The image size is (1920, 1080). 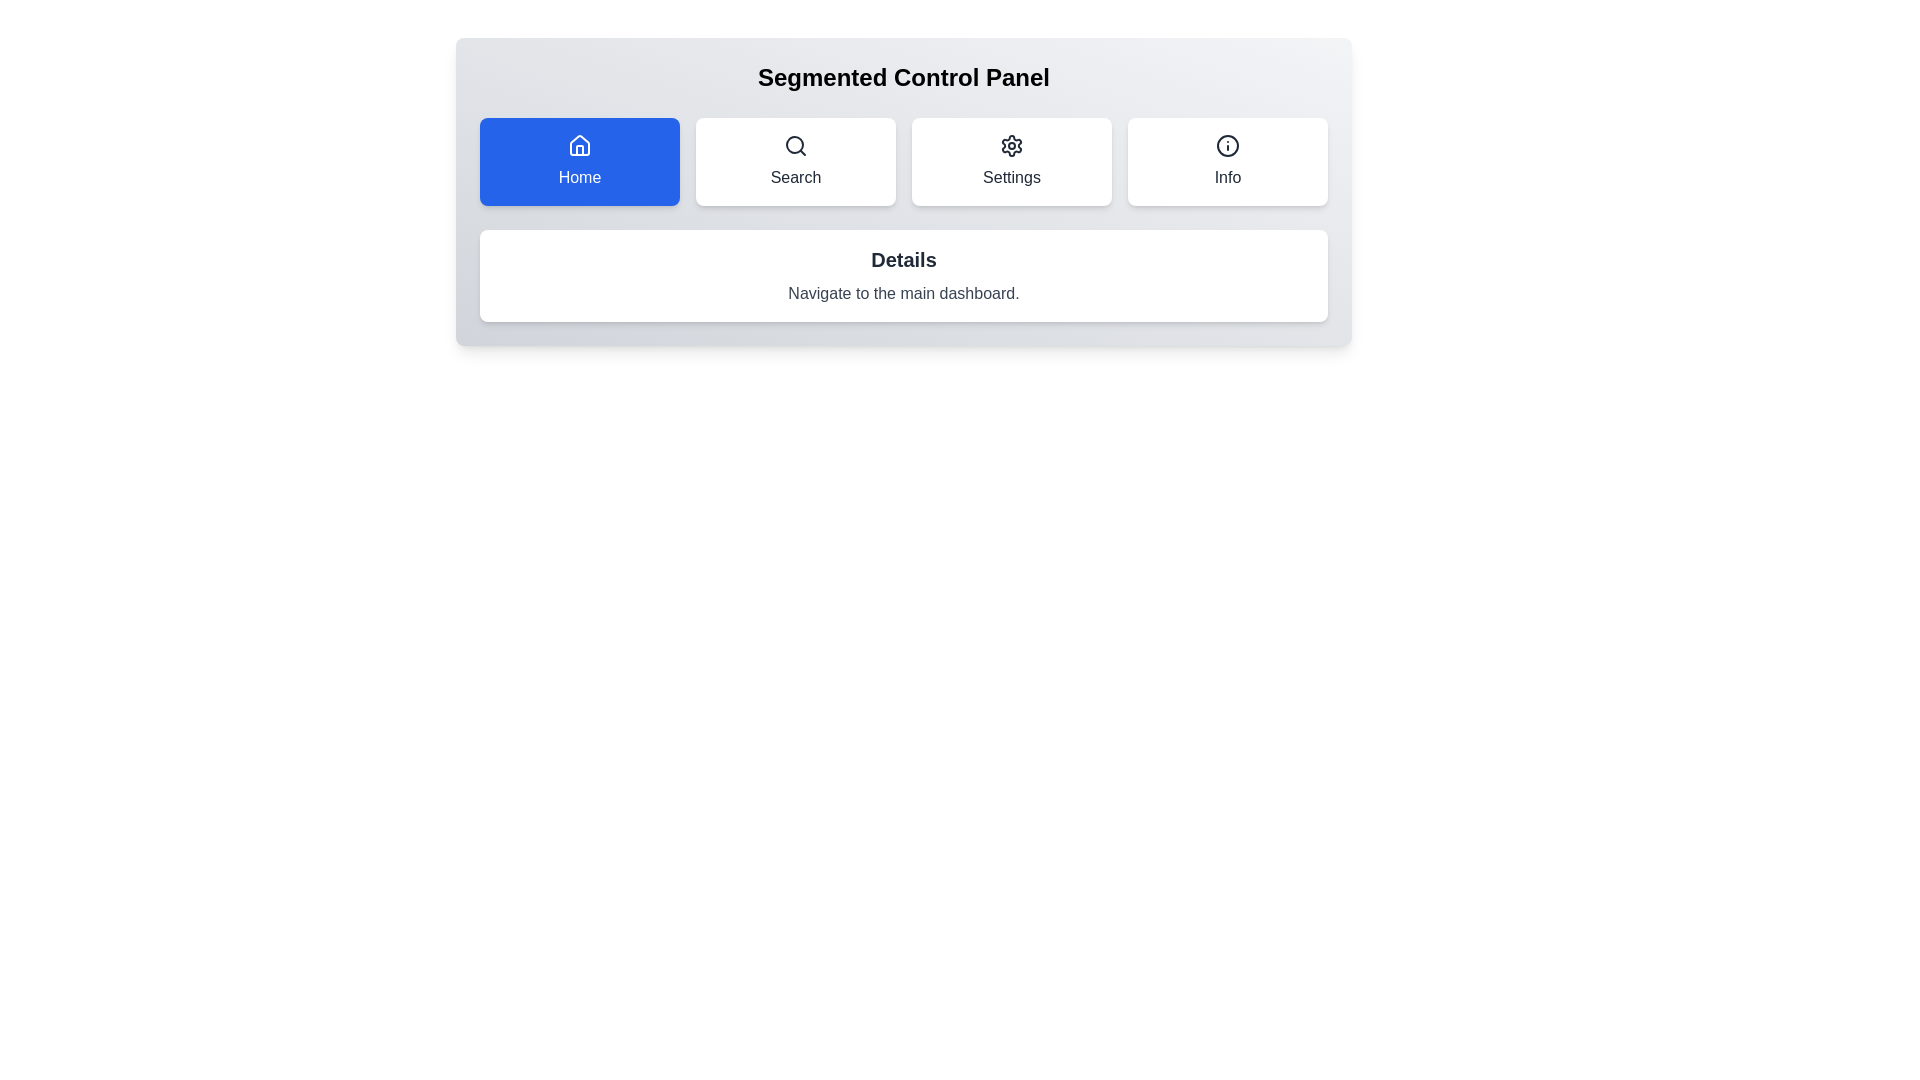 What do you see at coordinates (902, 293) in the screenshot?
I see `the Static Text Block that provides guidance or clarification related to the title 'Details', located at the bottom part of a white rectangular card with rounded corners` at bounding box center [902, 293].